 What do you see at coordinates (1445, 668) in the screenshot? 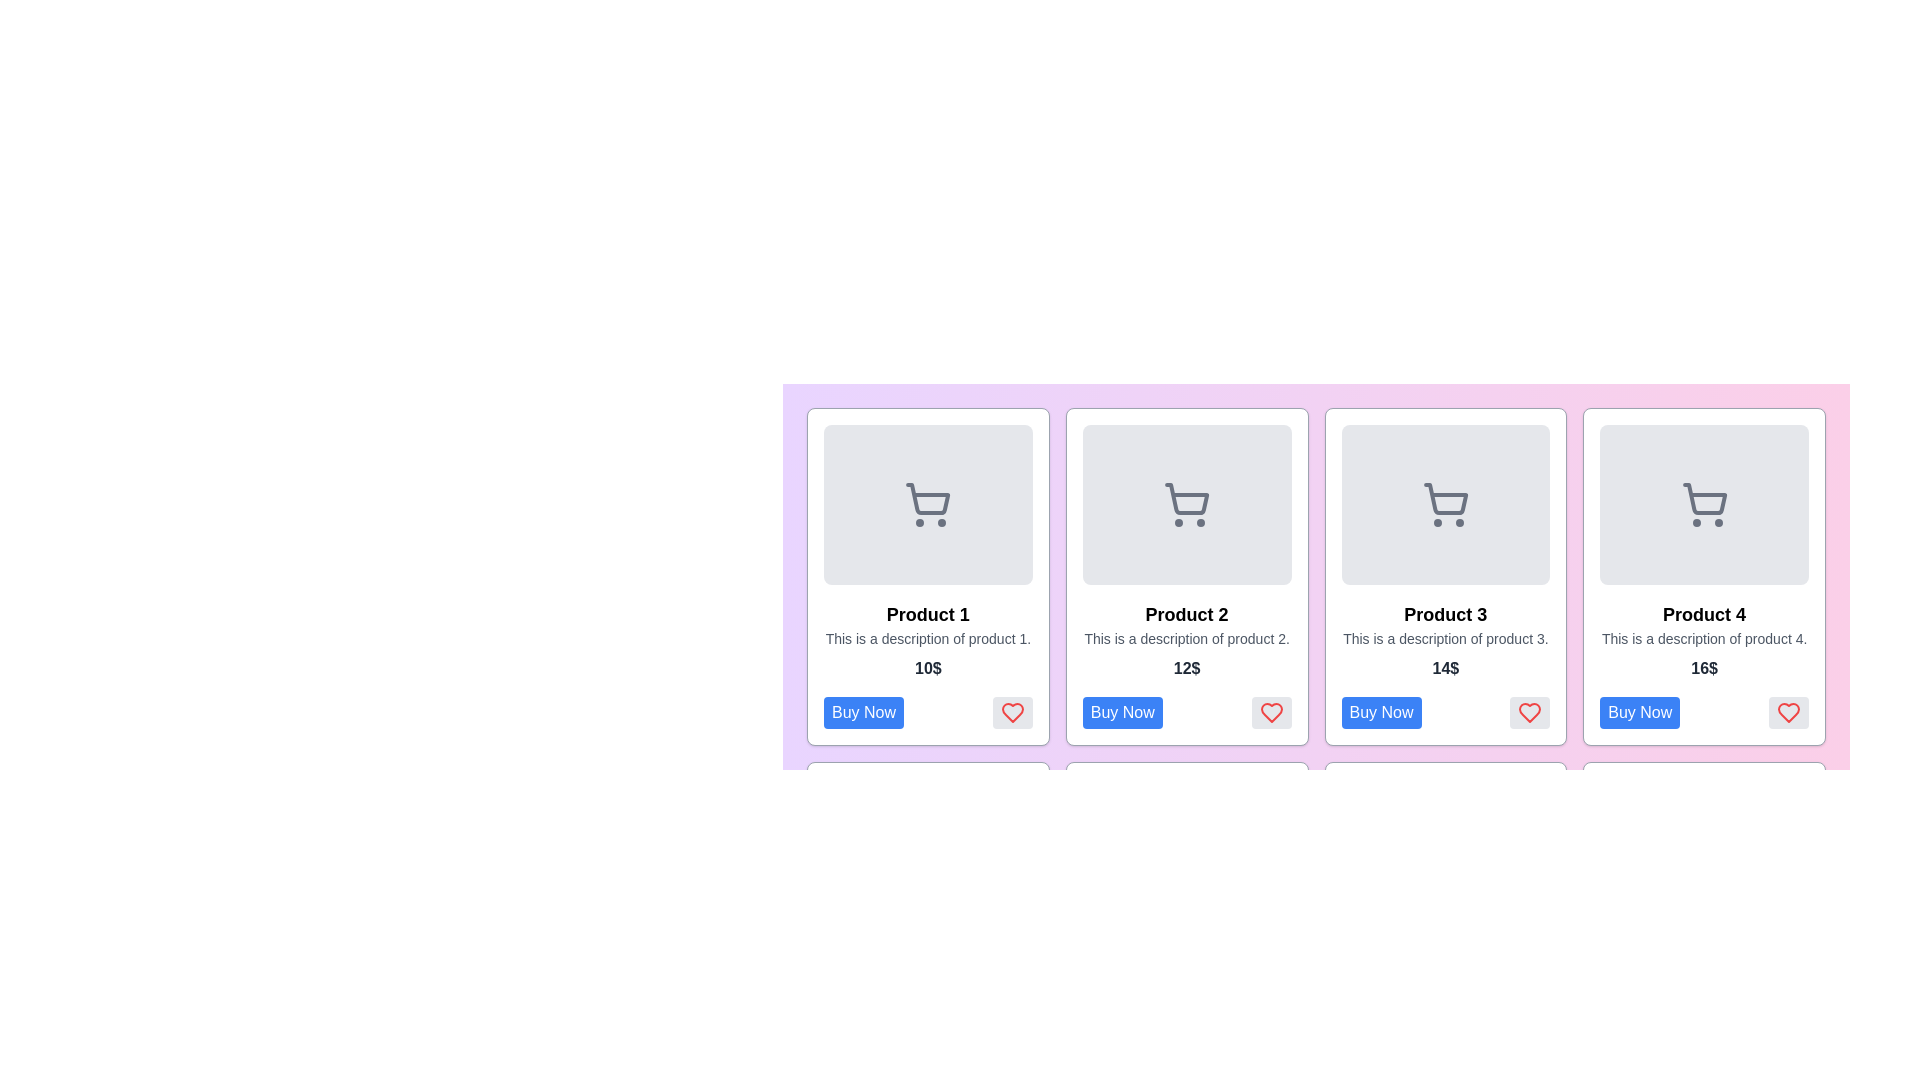
I see `the text label displaying '14$', which is styled with gray text on a white background and located below the description of 'Product 3'` at bounding box center [1445, 668].